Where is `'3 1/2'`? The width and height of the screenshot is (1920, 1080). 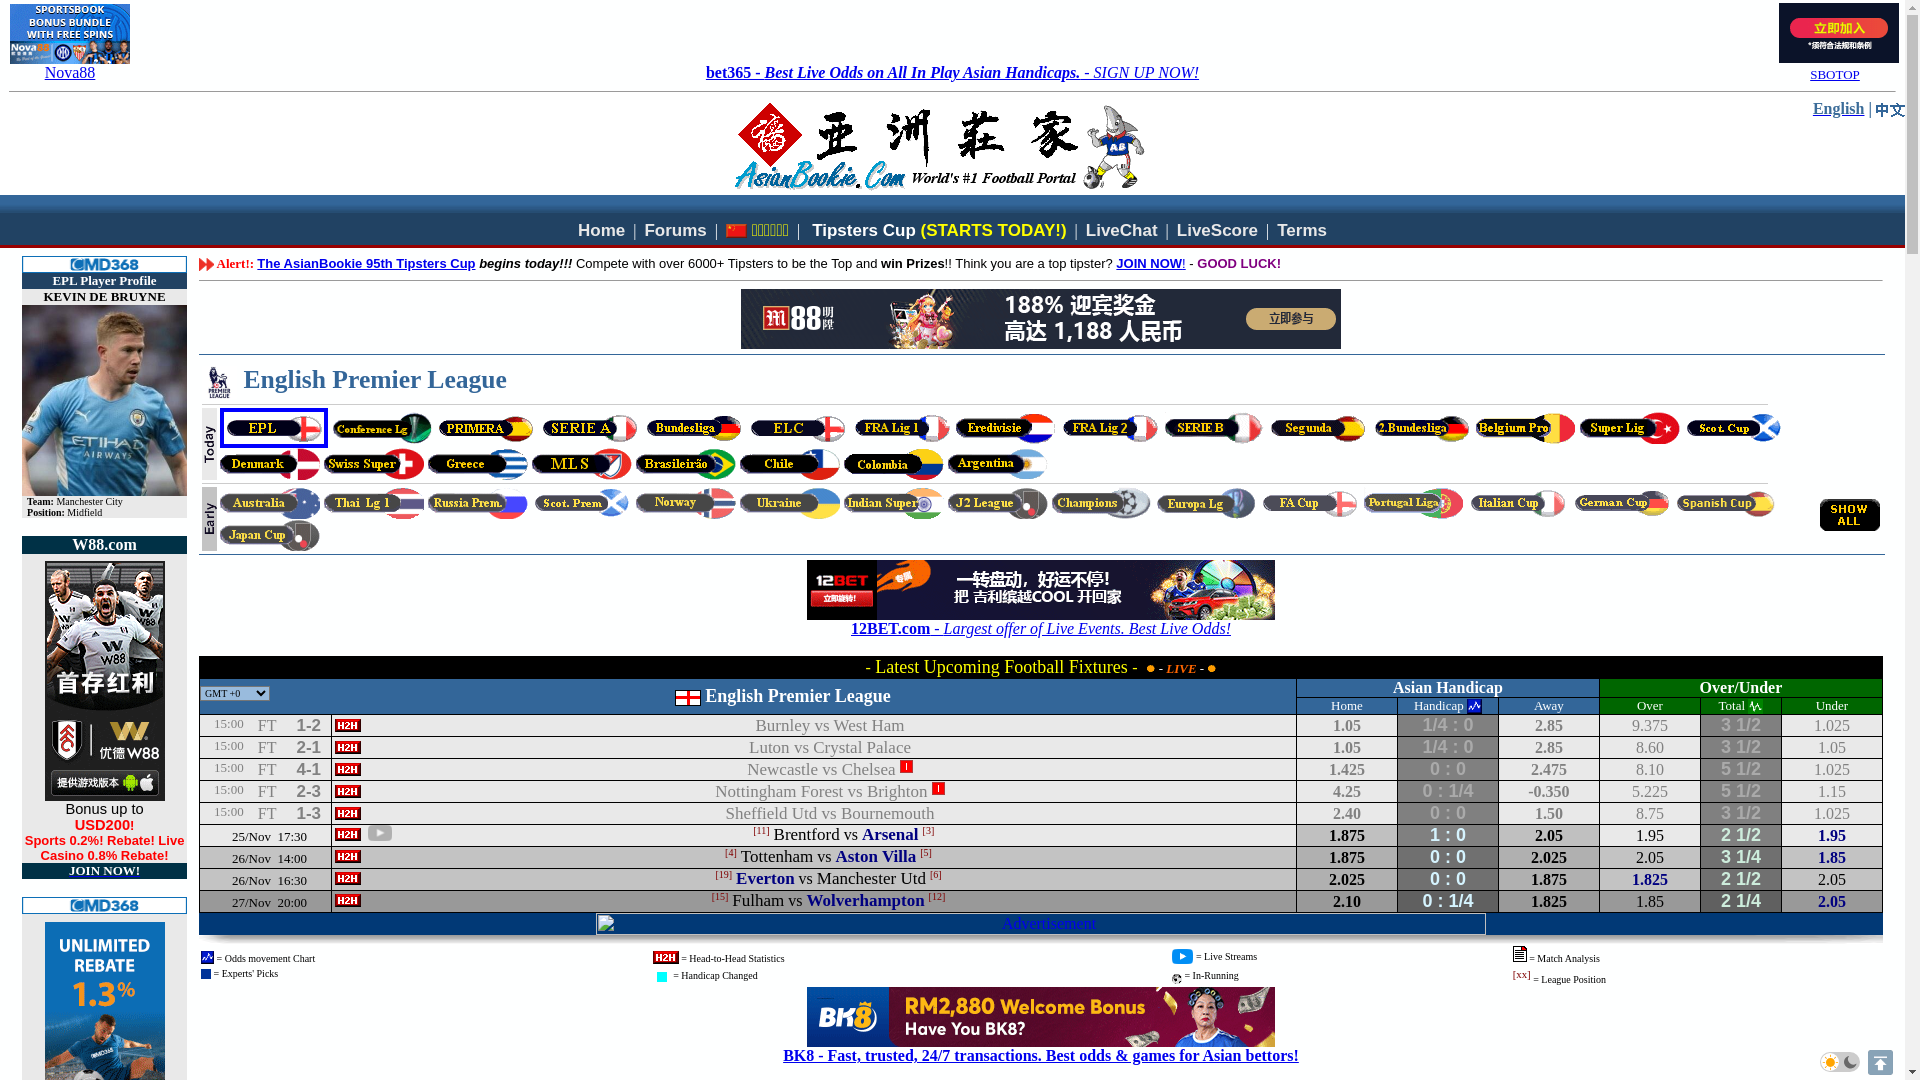 '3 1/2' is located at coordinates (1740, 747).